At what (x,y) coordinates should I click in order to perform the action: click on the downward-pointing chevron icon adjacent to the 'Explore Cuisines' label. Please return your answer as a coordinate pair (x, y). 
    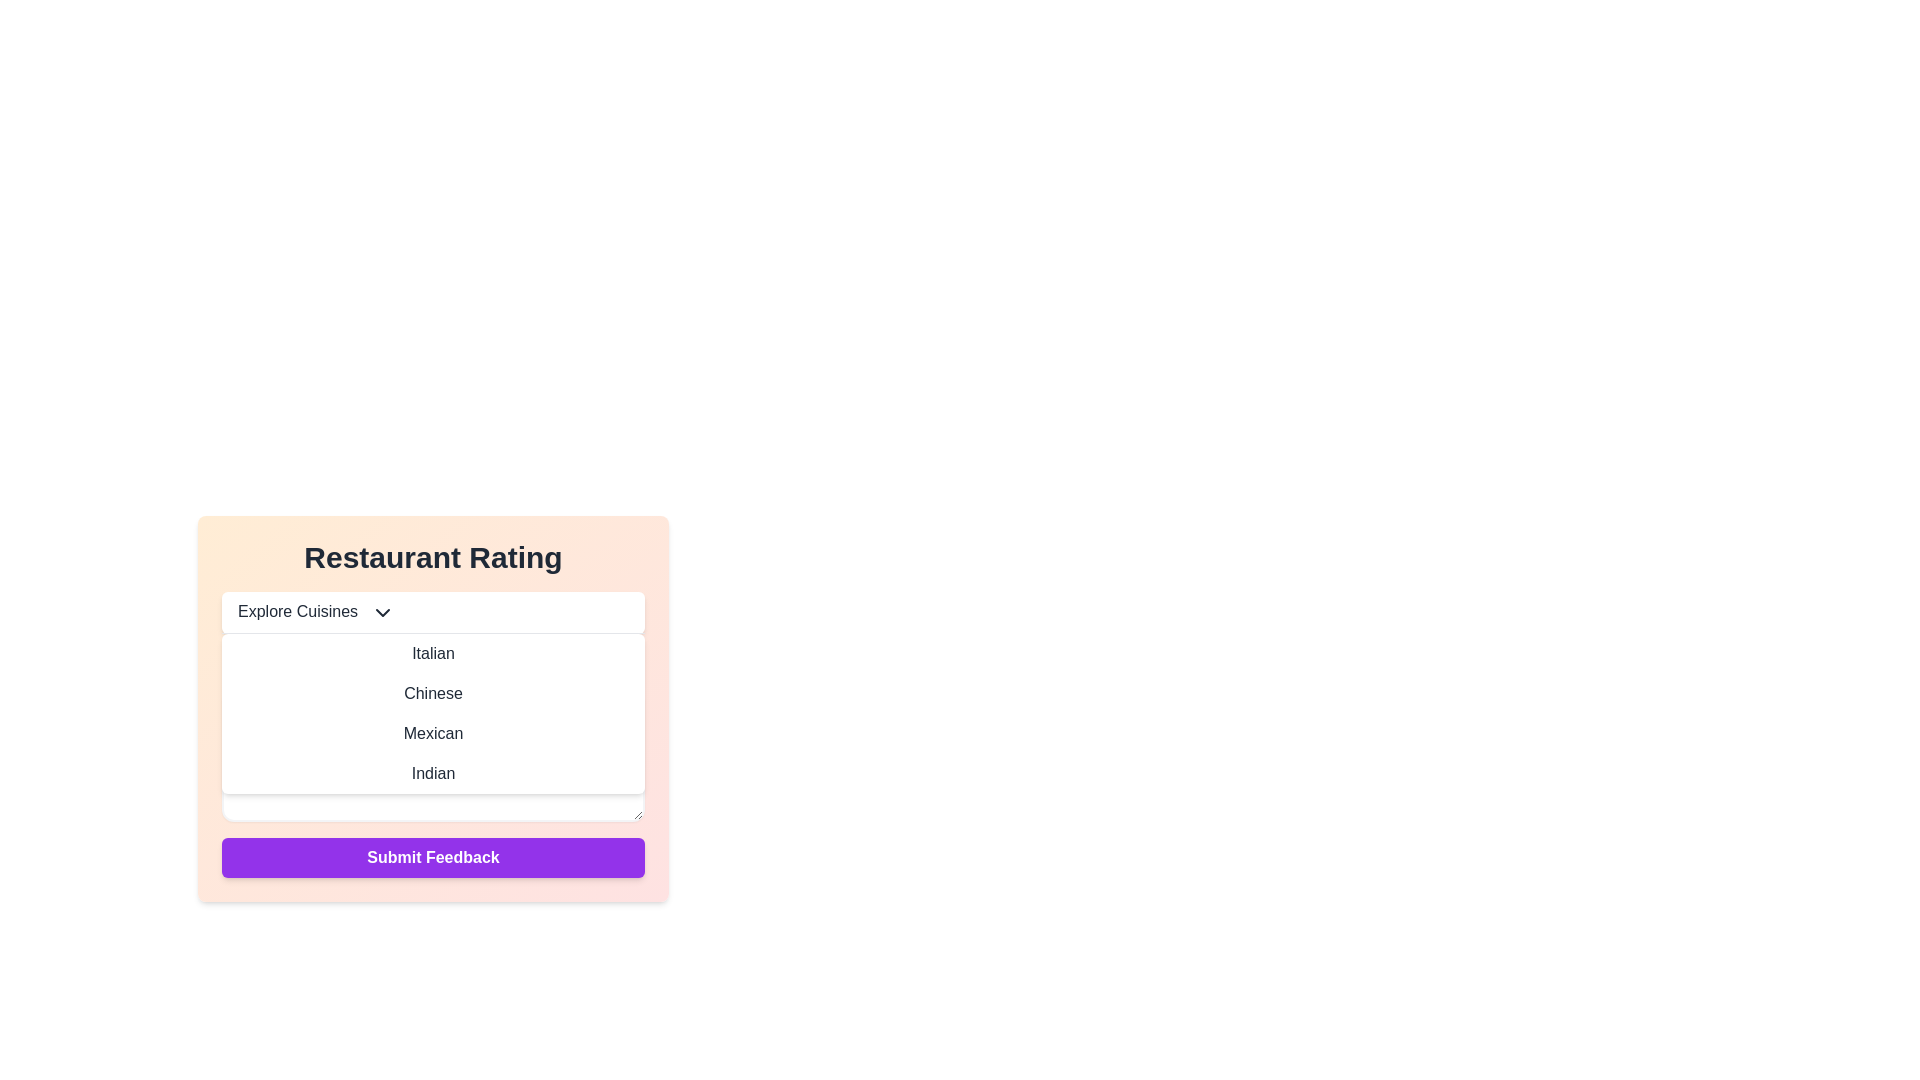
    Looking at the image, I should click on (382, 611).